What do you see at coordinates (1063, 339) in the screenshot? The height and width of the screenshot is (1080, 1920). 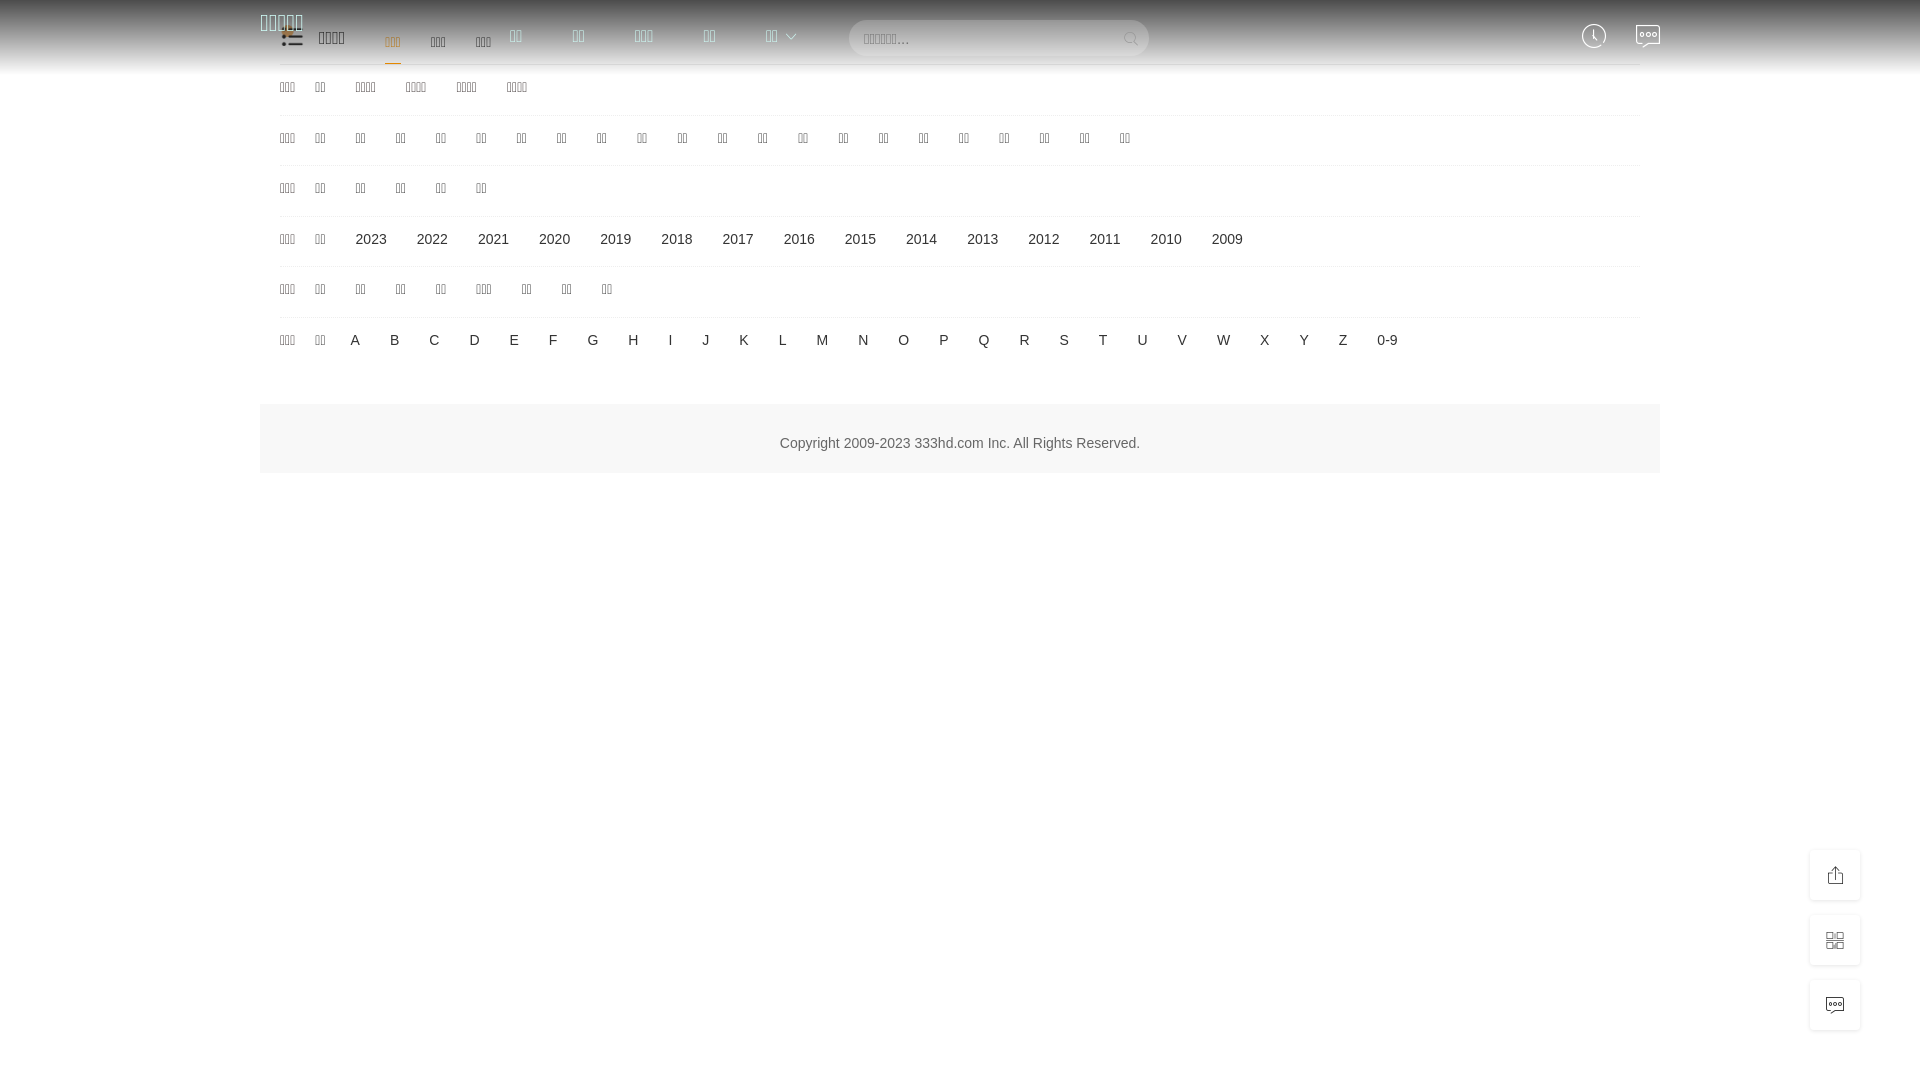 I see `'S'` at bounding box center [1063, 339].